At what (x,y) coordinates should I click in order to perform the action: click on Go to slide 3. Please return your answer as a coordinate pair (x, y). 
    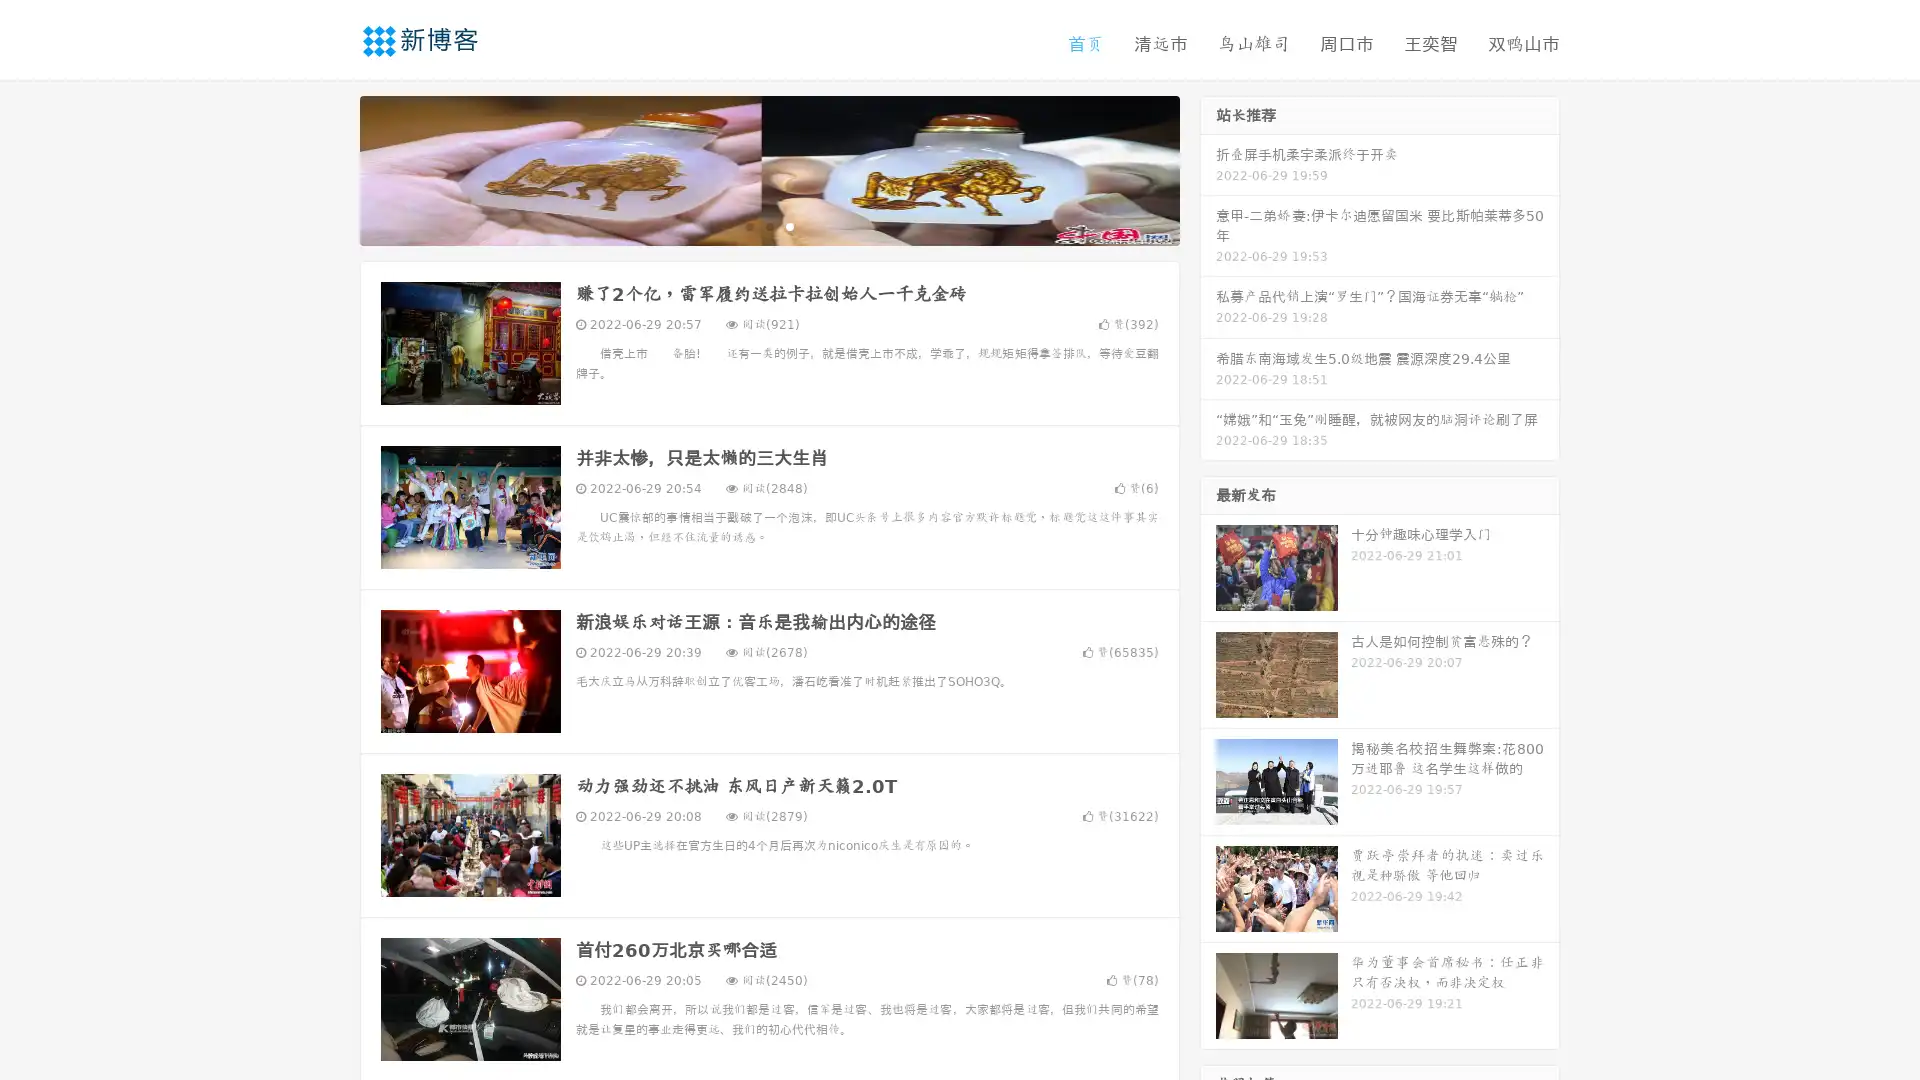
    Looking at the image, I should click on (789, 225).